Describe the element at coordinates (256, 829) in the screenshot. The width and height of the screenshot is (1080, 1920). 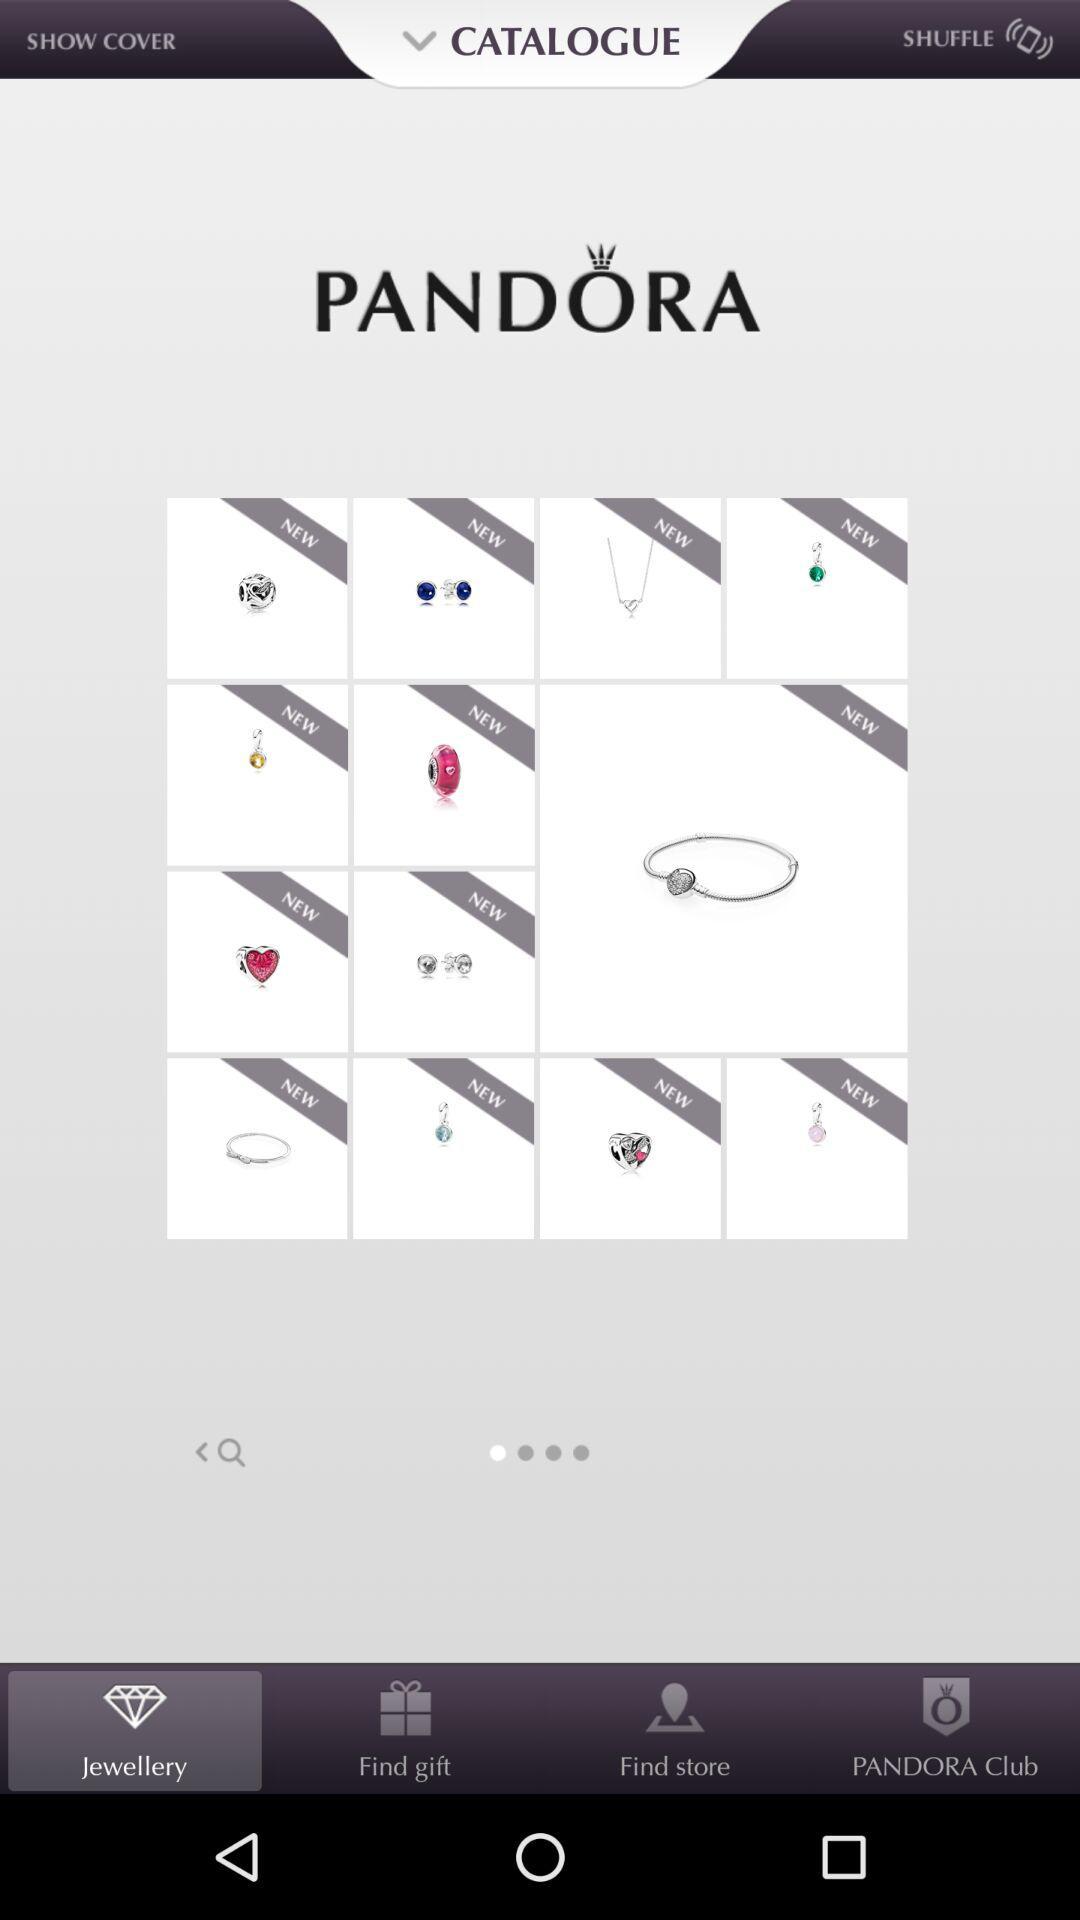
I see `the star icon` at that location.